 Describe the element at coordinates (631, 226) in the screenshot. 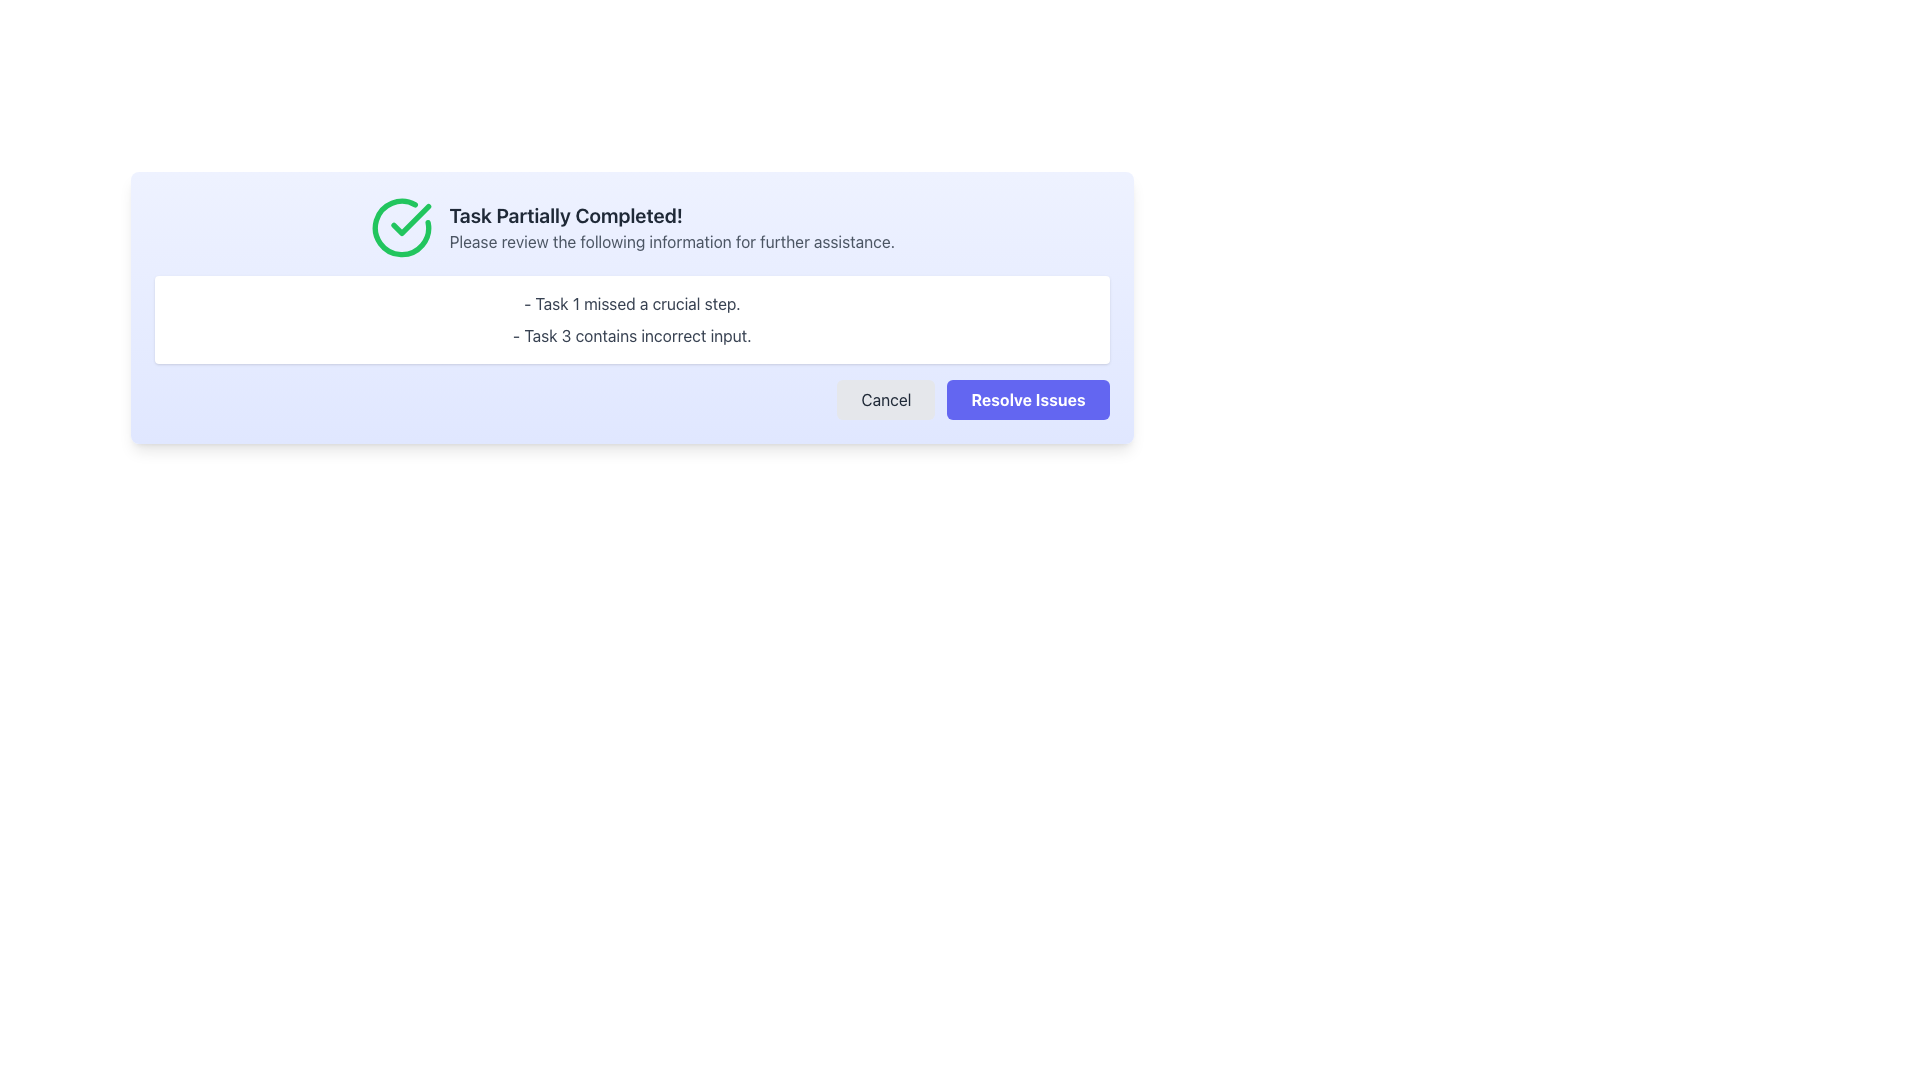

I see `the Informational Message located at the top of the light blue card which indicates the partial completion of tasks` at that location.